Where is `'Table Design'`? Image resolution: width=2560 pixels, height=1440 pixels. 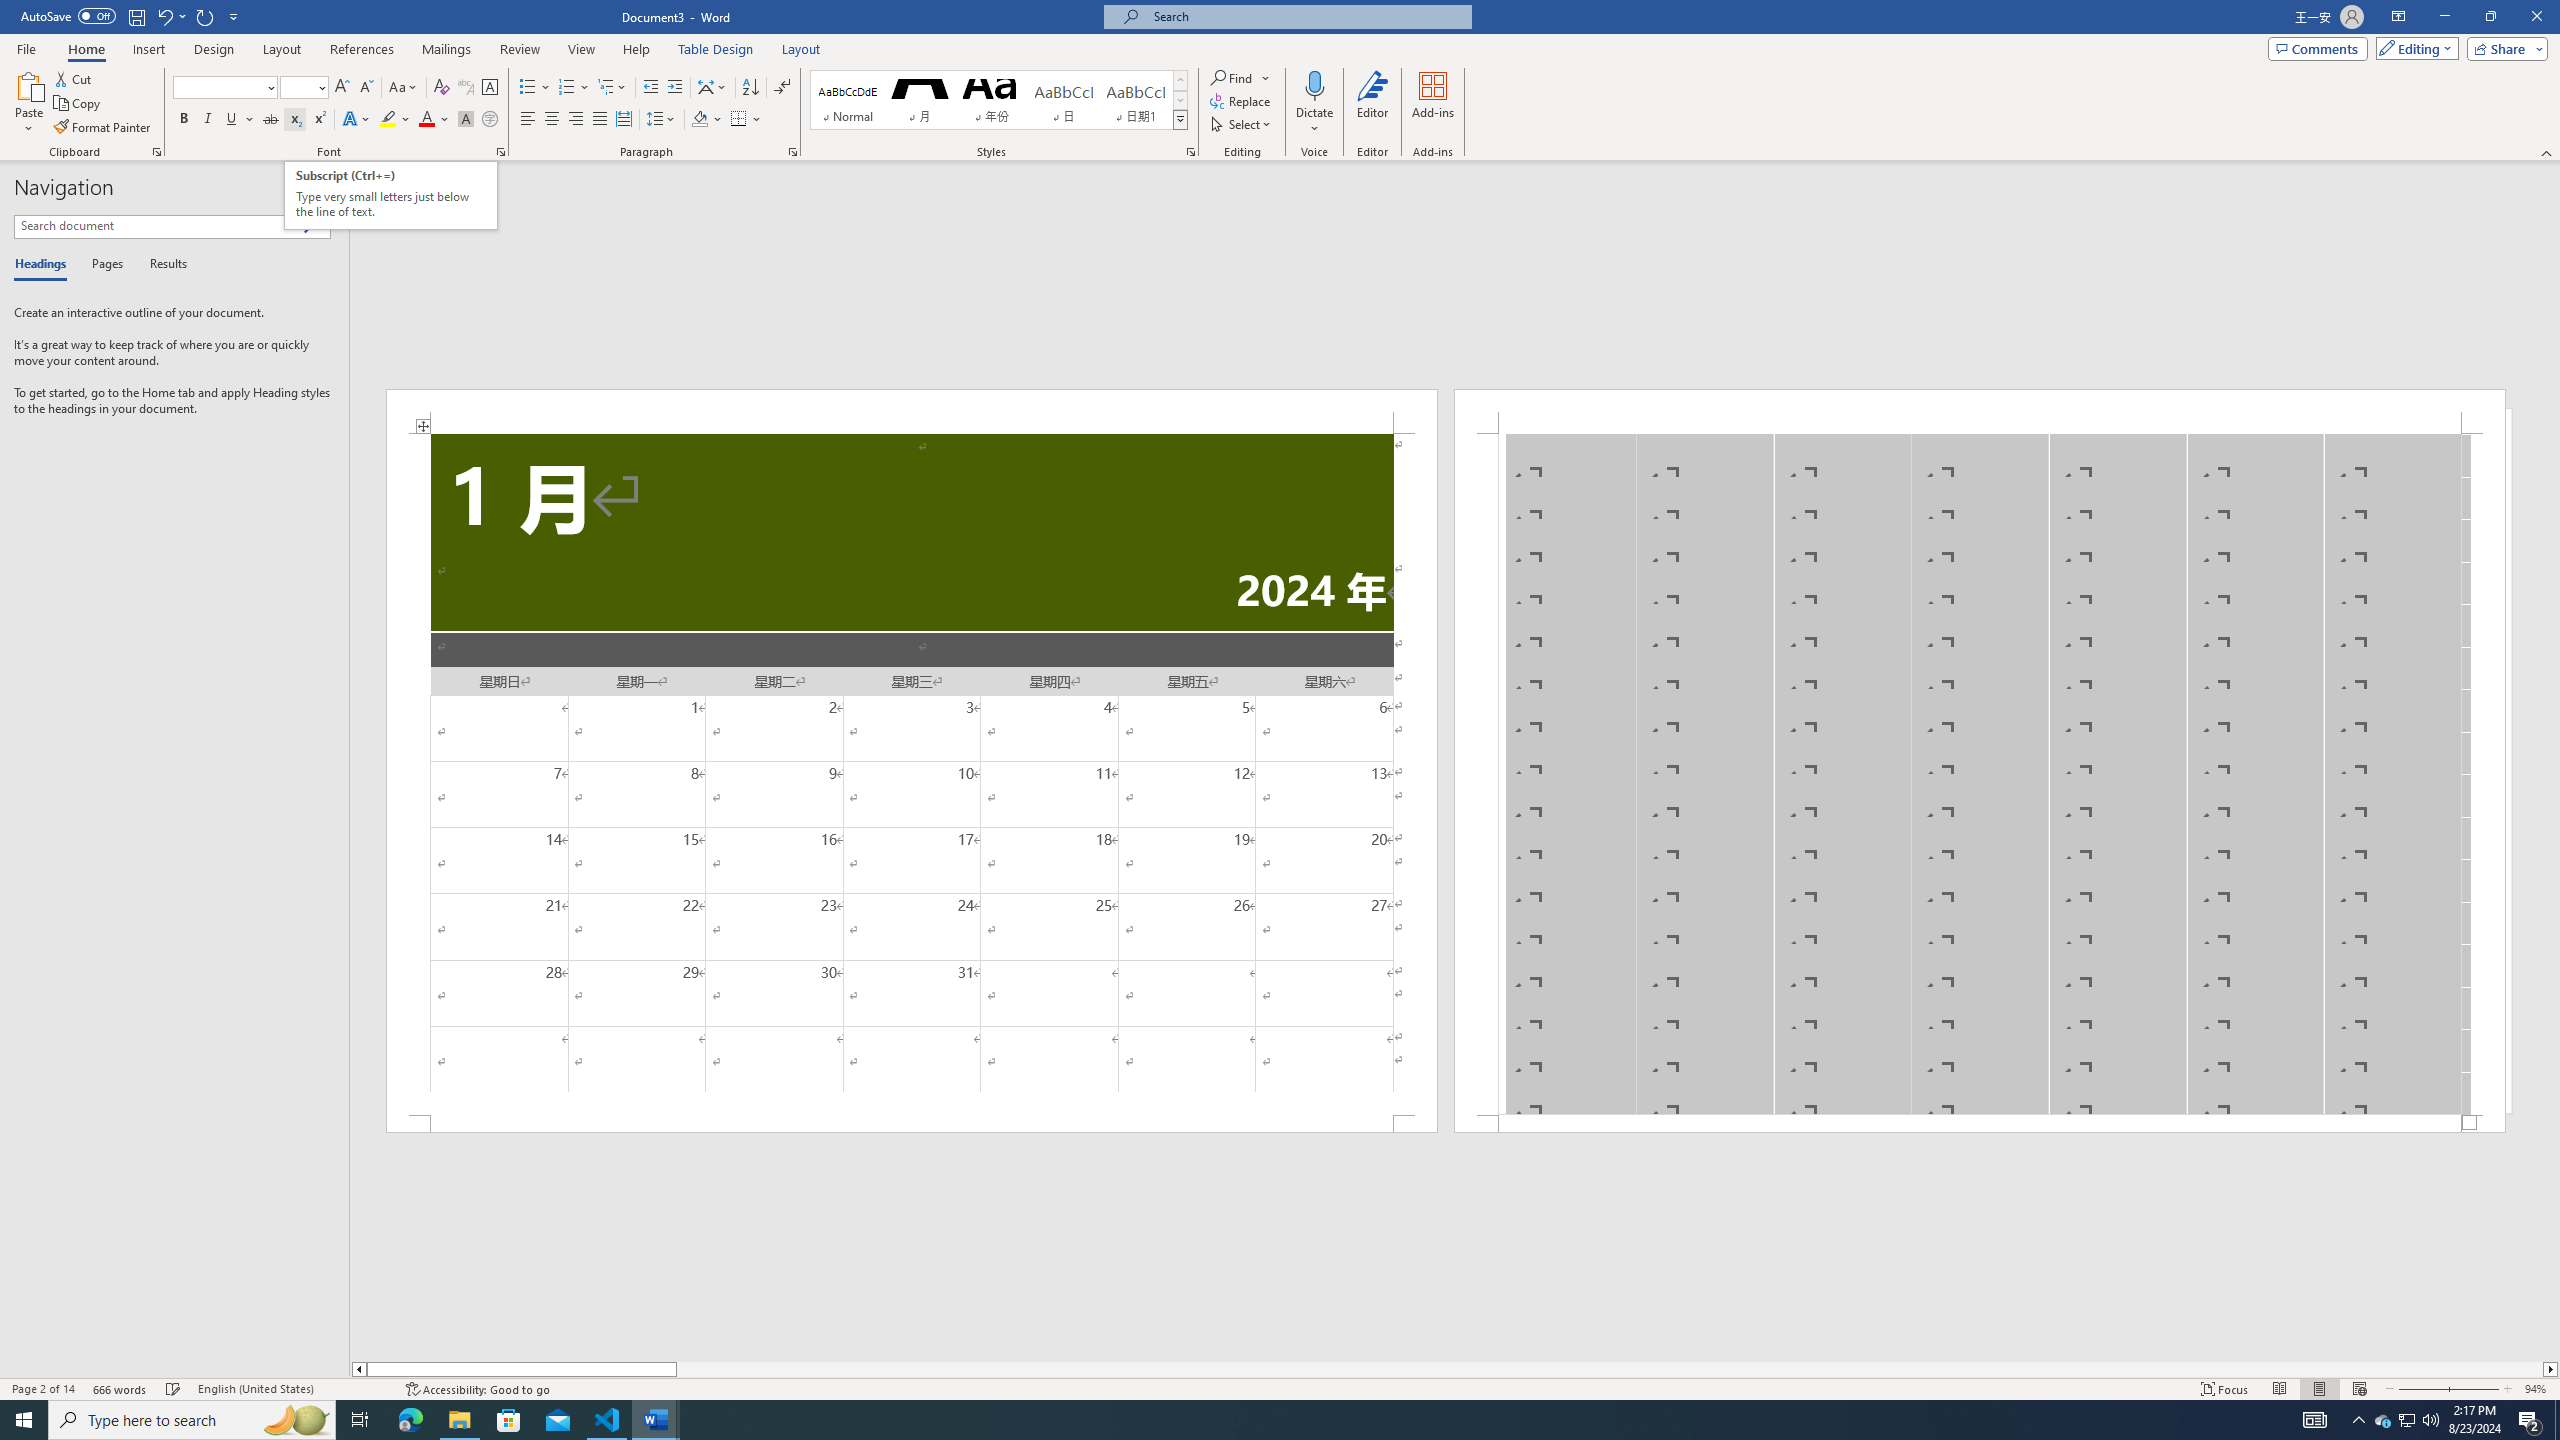 'Table Design' is located at coordinates (716, 49).